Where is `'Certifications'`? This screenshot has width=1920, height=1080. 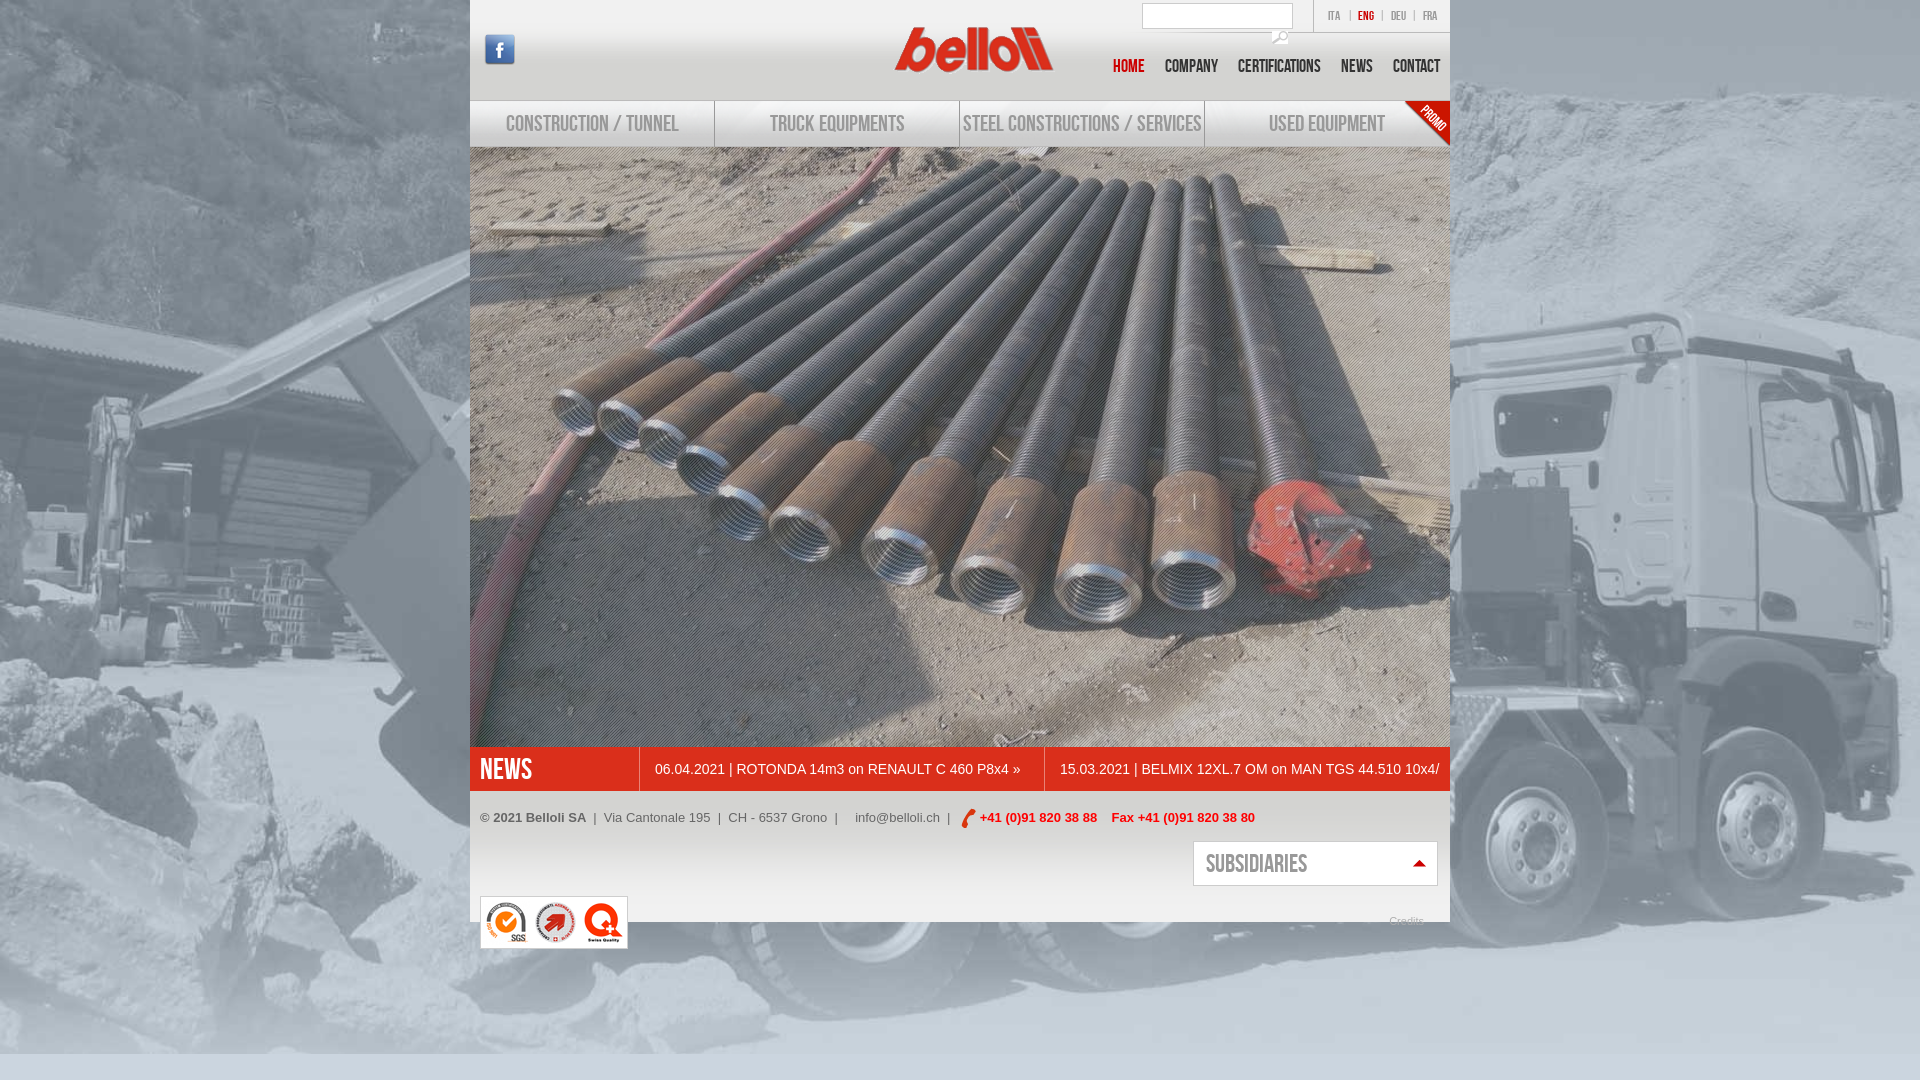
'Certifications' is located at coordinates (1278, 64).